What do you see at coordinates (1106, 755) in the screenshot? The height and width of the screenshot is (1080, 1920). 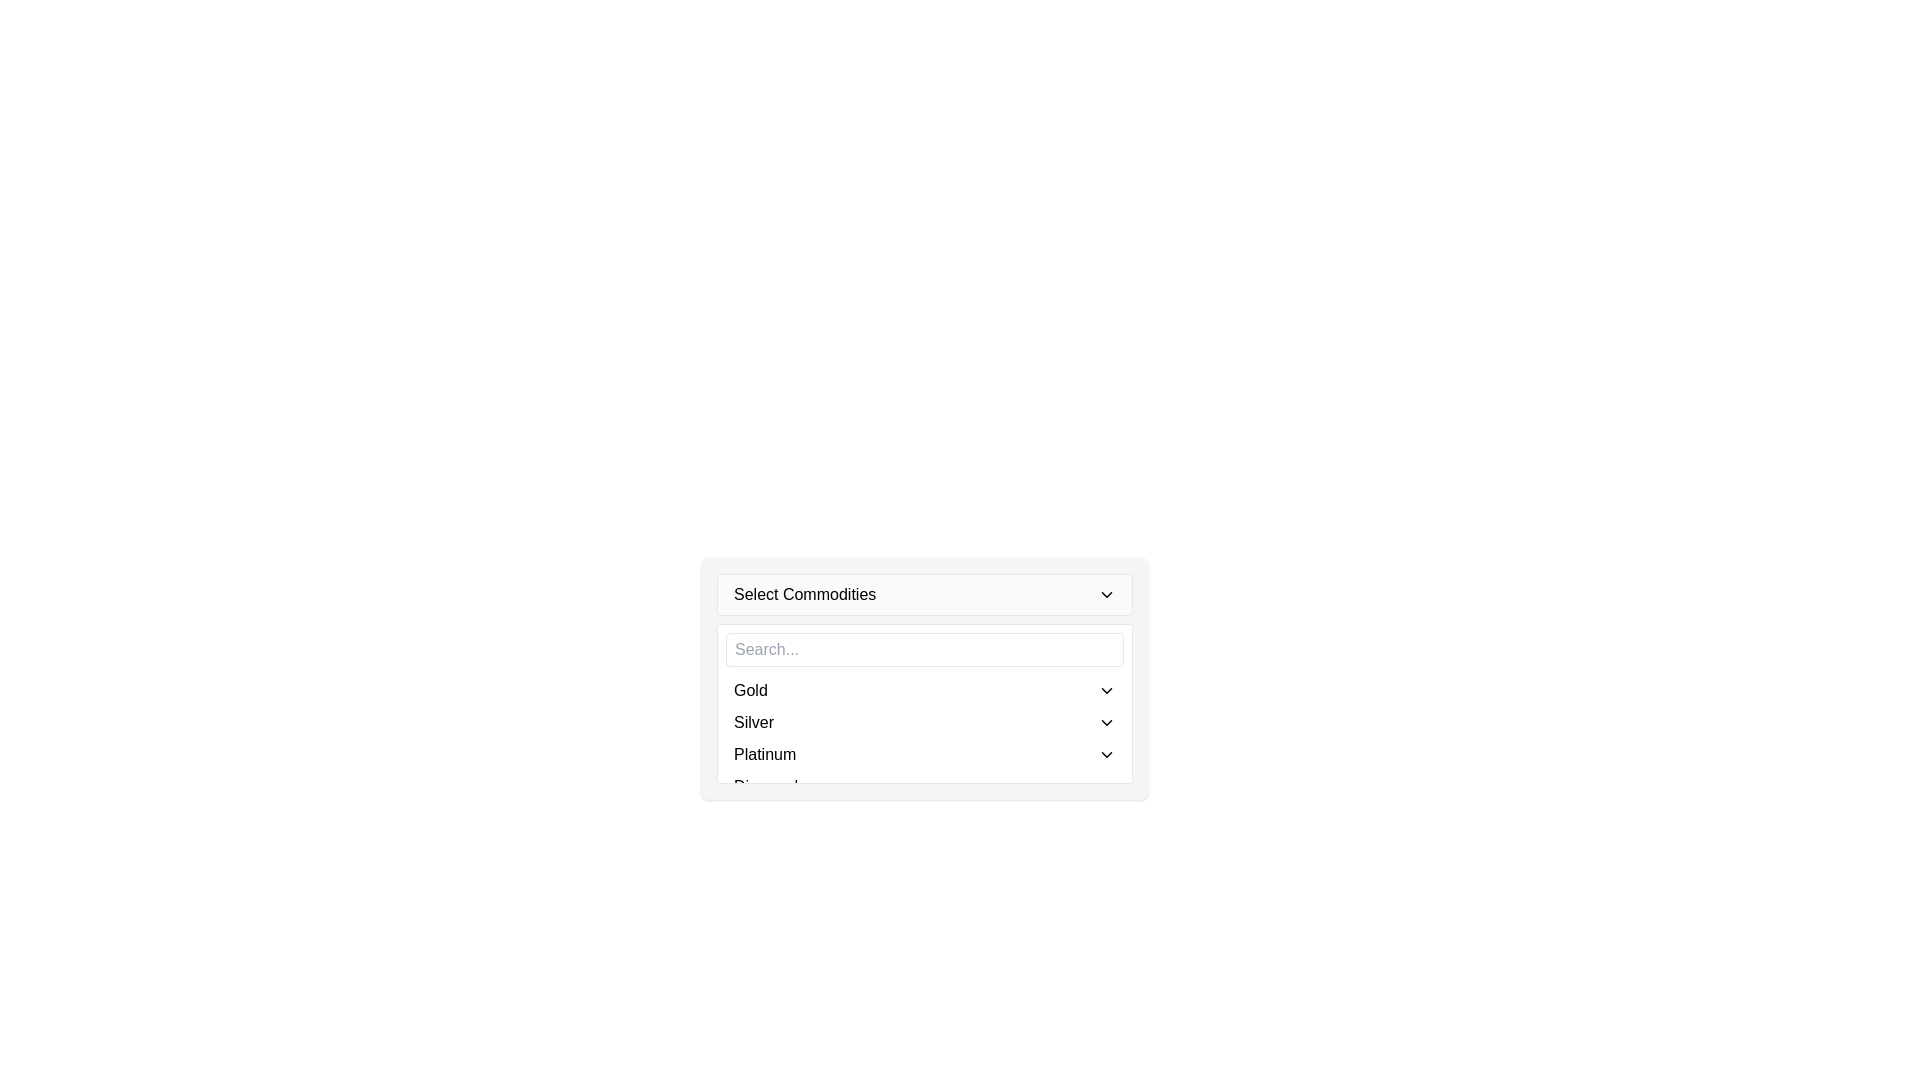 I see `the dropdown indicator icon located in the bottom right corner of the 'Platinum' row` at bounding box center [1106, 755].